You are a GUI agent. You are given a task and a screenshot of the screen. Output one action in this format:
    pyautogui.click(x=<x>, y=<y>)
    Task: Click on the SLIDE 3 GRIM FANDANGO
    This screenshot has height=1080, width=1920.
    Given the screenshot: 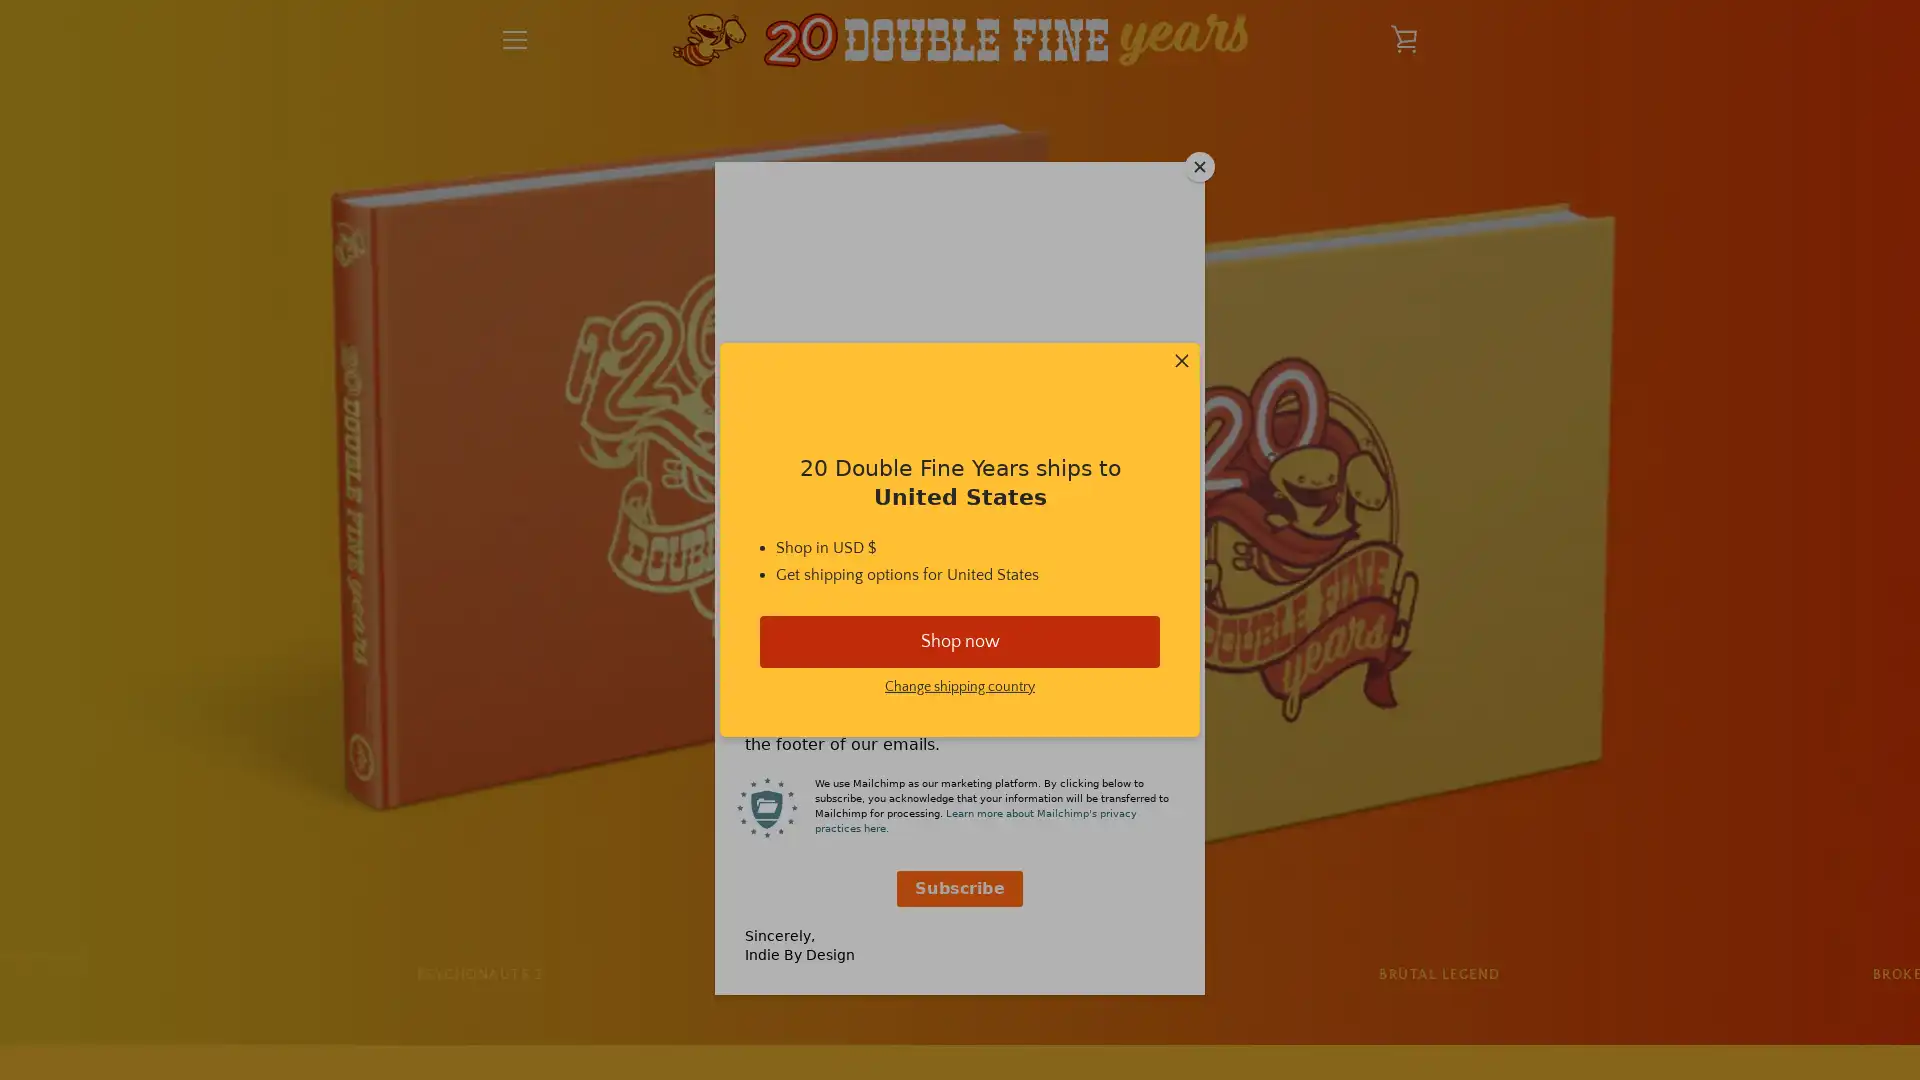 What is the action you would take?
    pyautogui.click(x=958, y=974)
    